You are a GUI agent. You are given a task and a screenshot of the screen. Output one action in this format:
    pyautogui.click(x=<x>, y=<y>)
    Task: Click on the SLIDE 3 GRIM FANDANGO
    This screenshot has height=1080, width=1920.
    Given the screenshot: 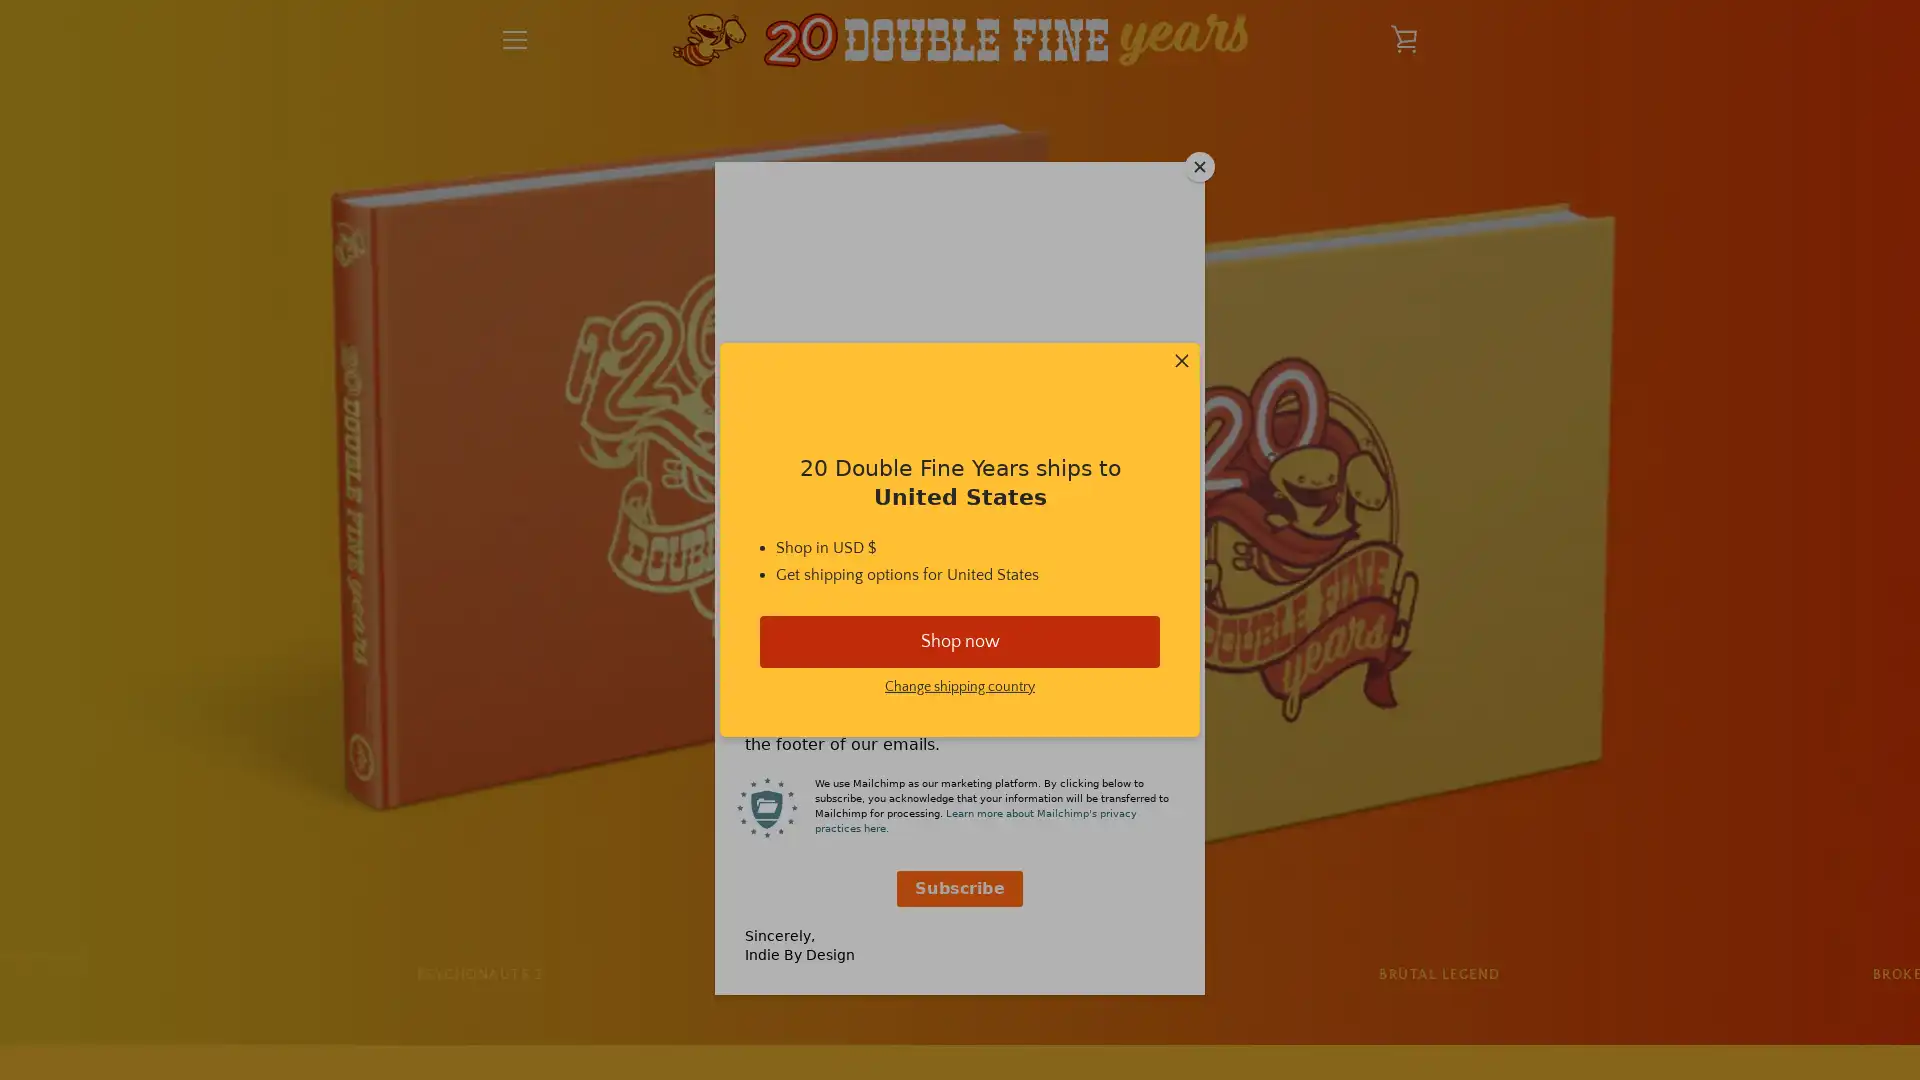 What is the action you would take?
    pyautogui.click(x=958, y=974)
    